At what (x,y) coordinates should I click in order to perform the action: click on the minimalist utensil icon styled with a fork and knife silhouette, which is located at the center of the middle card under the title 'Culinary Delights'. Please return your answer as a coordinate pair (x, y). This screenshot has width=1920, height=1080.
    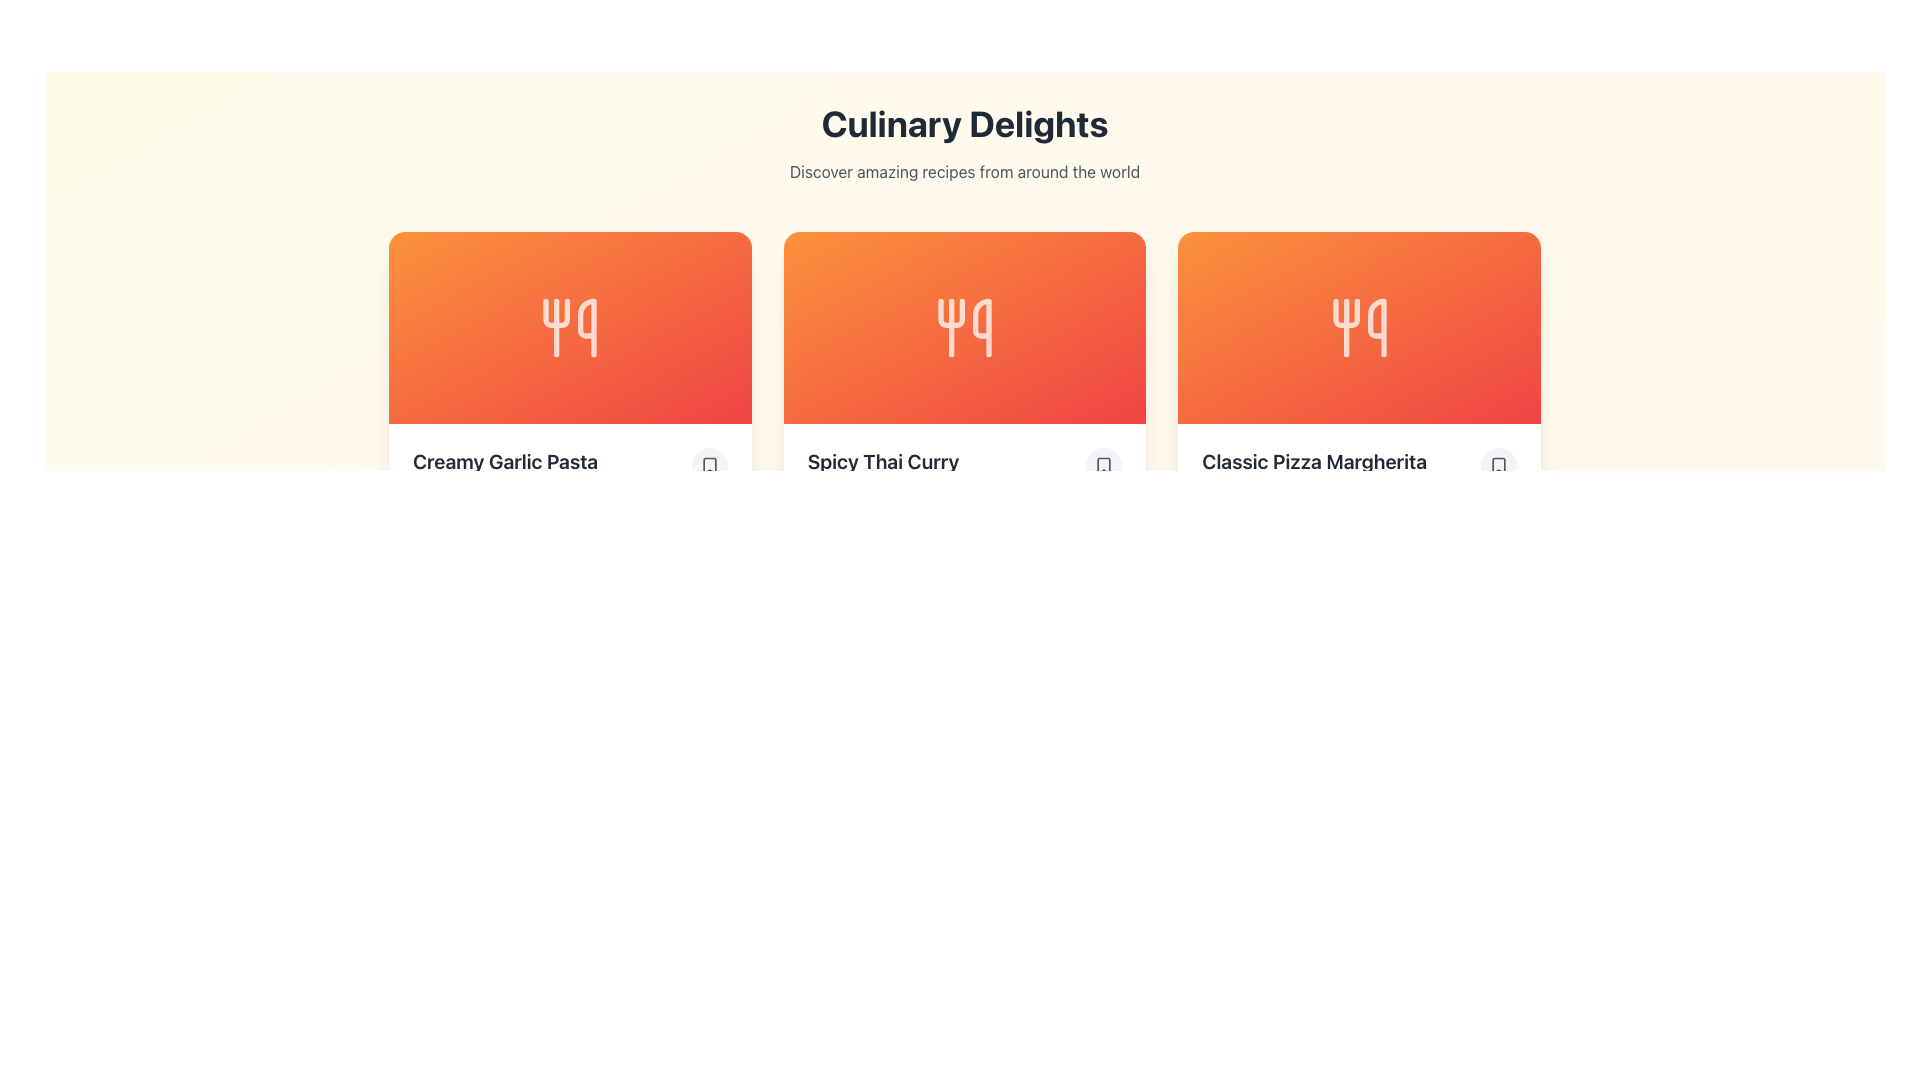
    Looking at the image, I should click on (1359, 326).